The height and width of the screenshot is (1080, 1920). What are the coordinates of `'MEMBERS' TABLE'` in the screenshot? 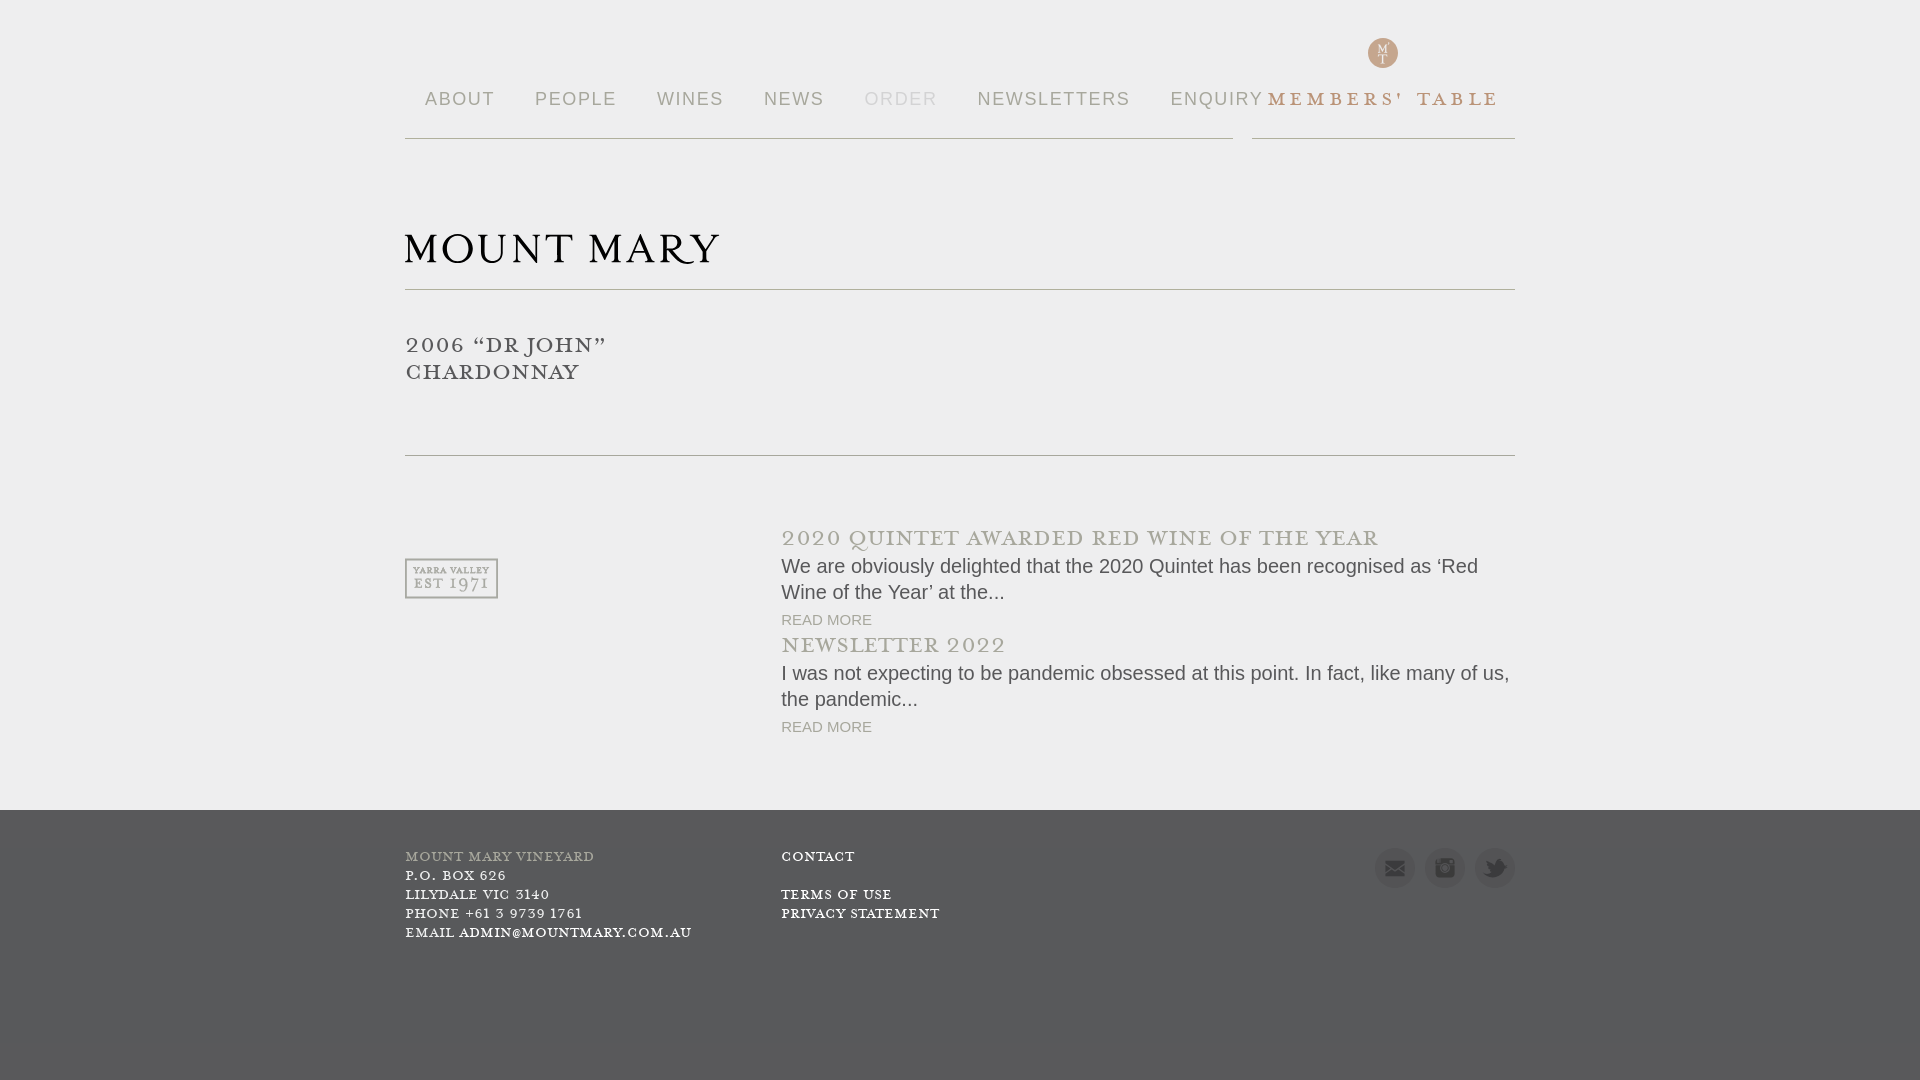 It's located at (1382, 112).